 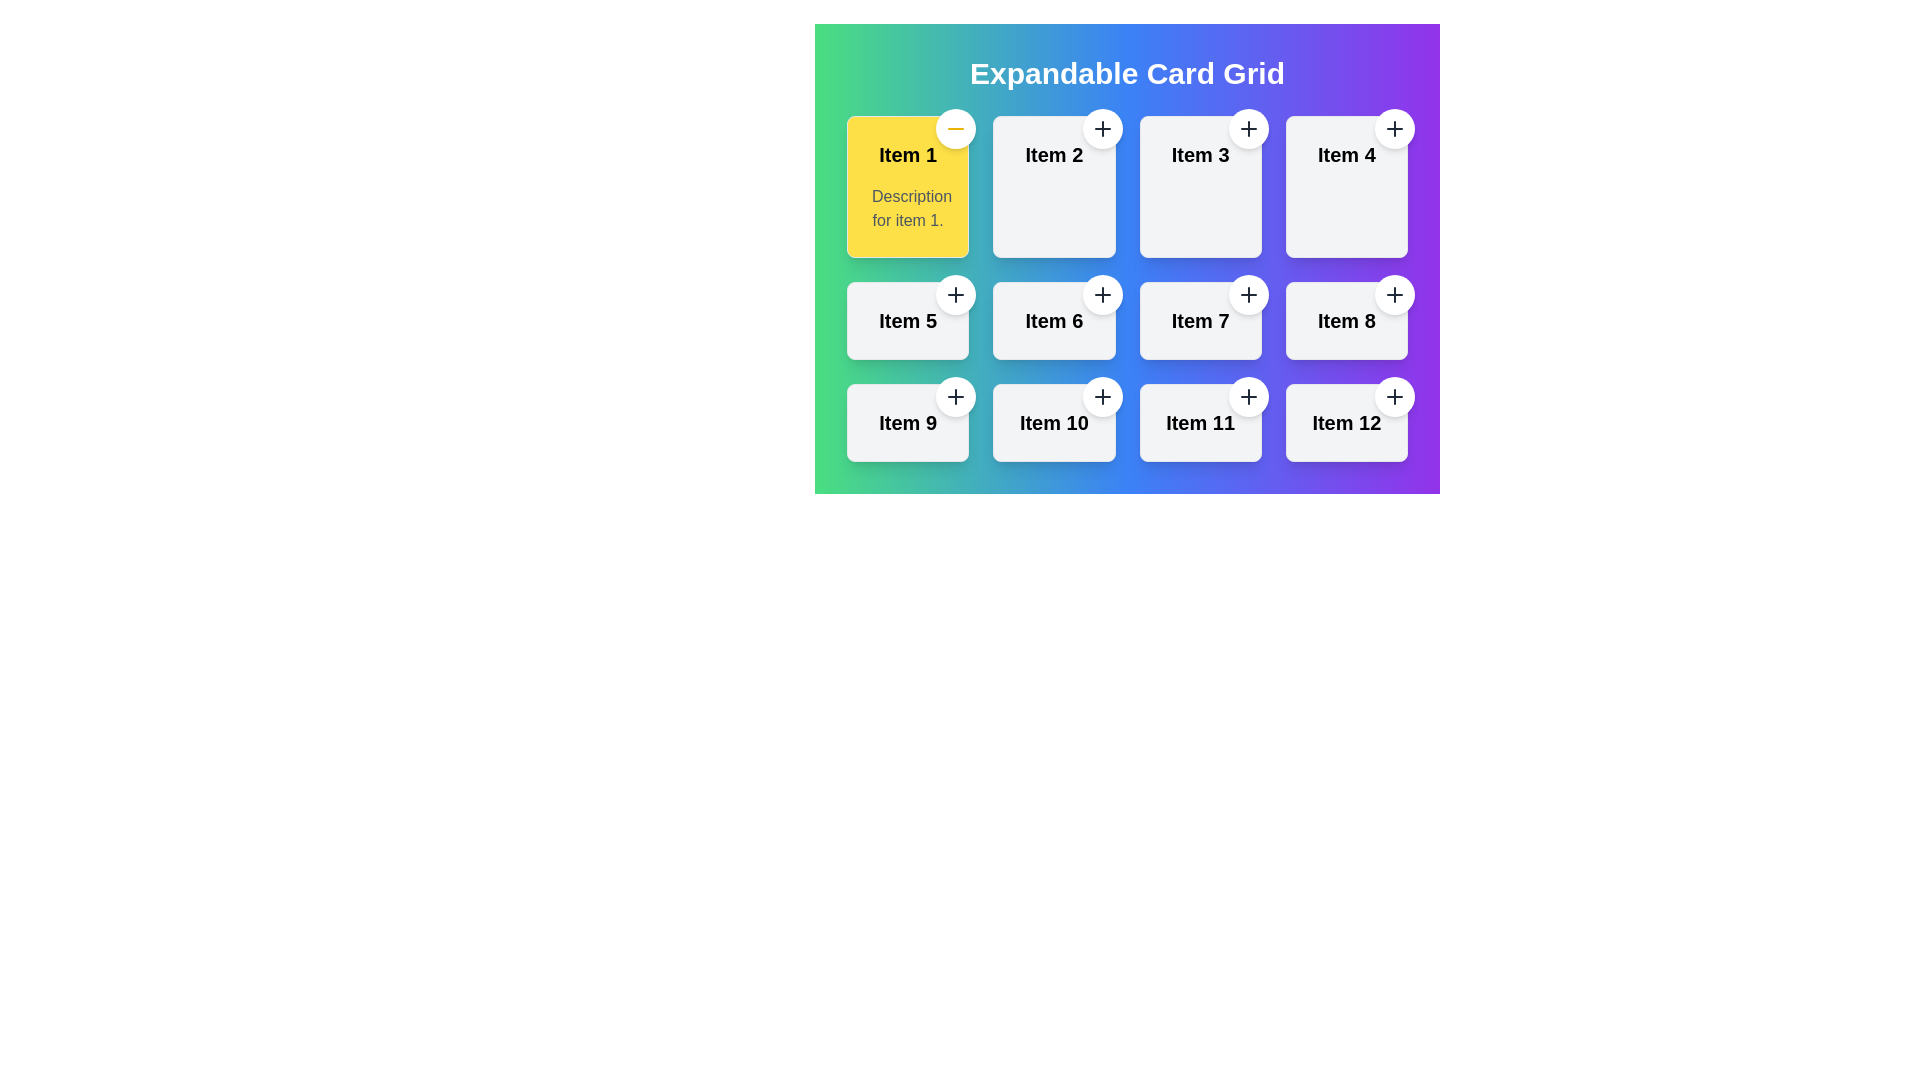 I want to click on the circular button with a white background and a plus sign located at the top-right corner of the card labeled 'Item 5' for keyboard navigation, so click(x=955, y=294).